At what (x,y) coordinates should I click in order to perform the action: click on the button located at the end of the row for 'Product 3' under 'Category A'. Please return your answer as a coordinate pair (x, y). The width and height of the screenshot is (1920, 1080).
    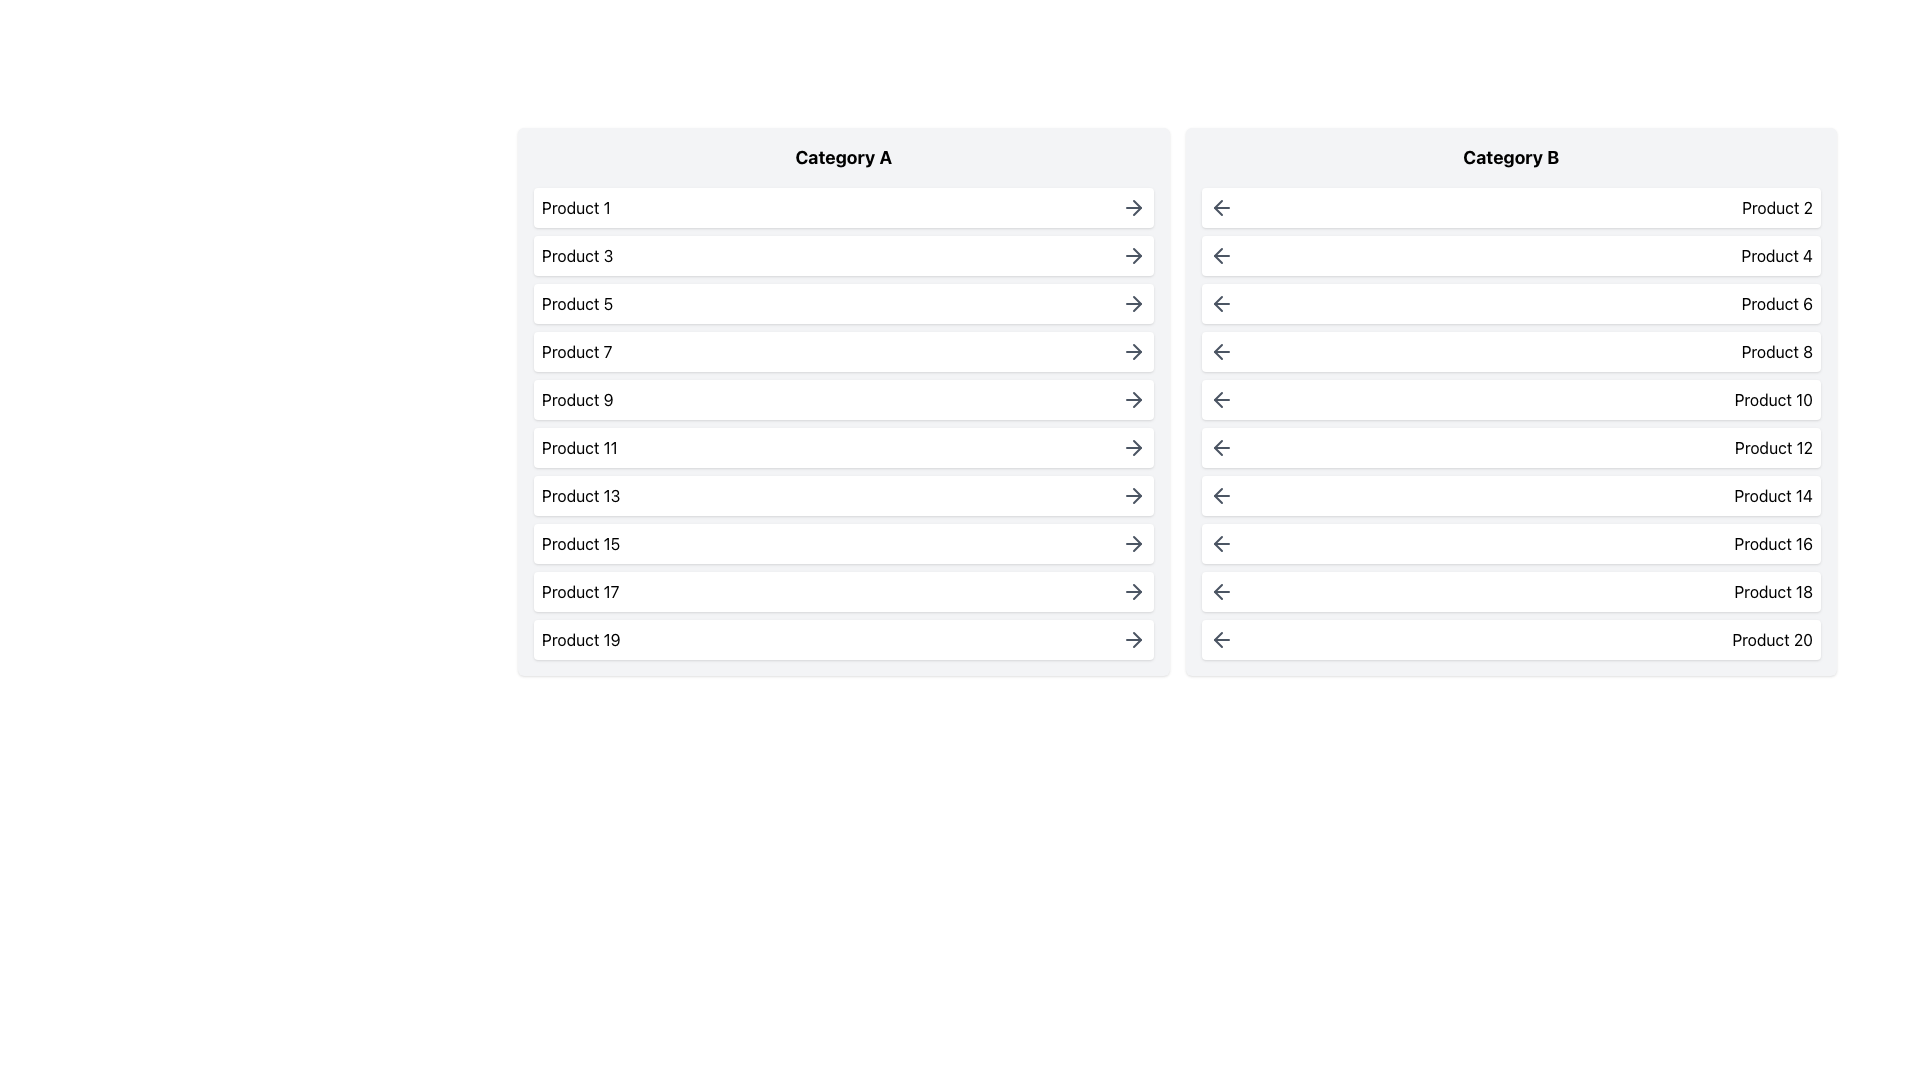
    Looking at the image, I should click on (1133, 254).